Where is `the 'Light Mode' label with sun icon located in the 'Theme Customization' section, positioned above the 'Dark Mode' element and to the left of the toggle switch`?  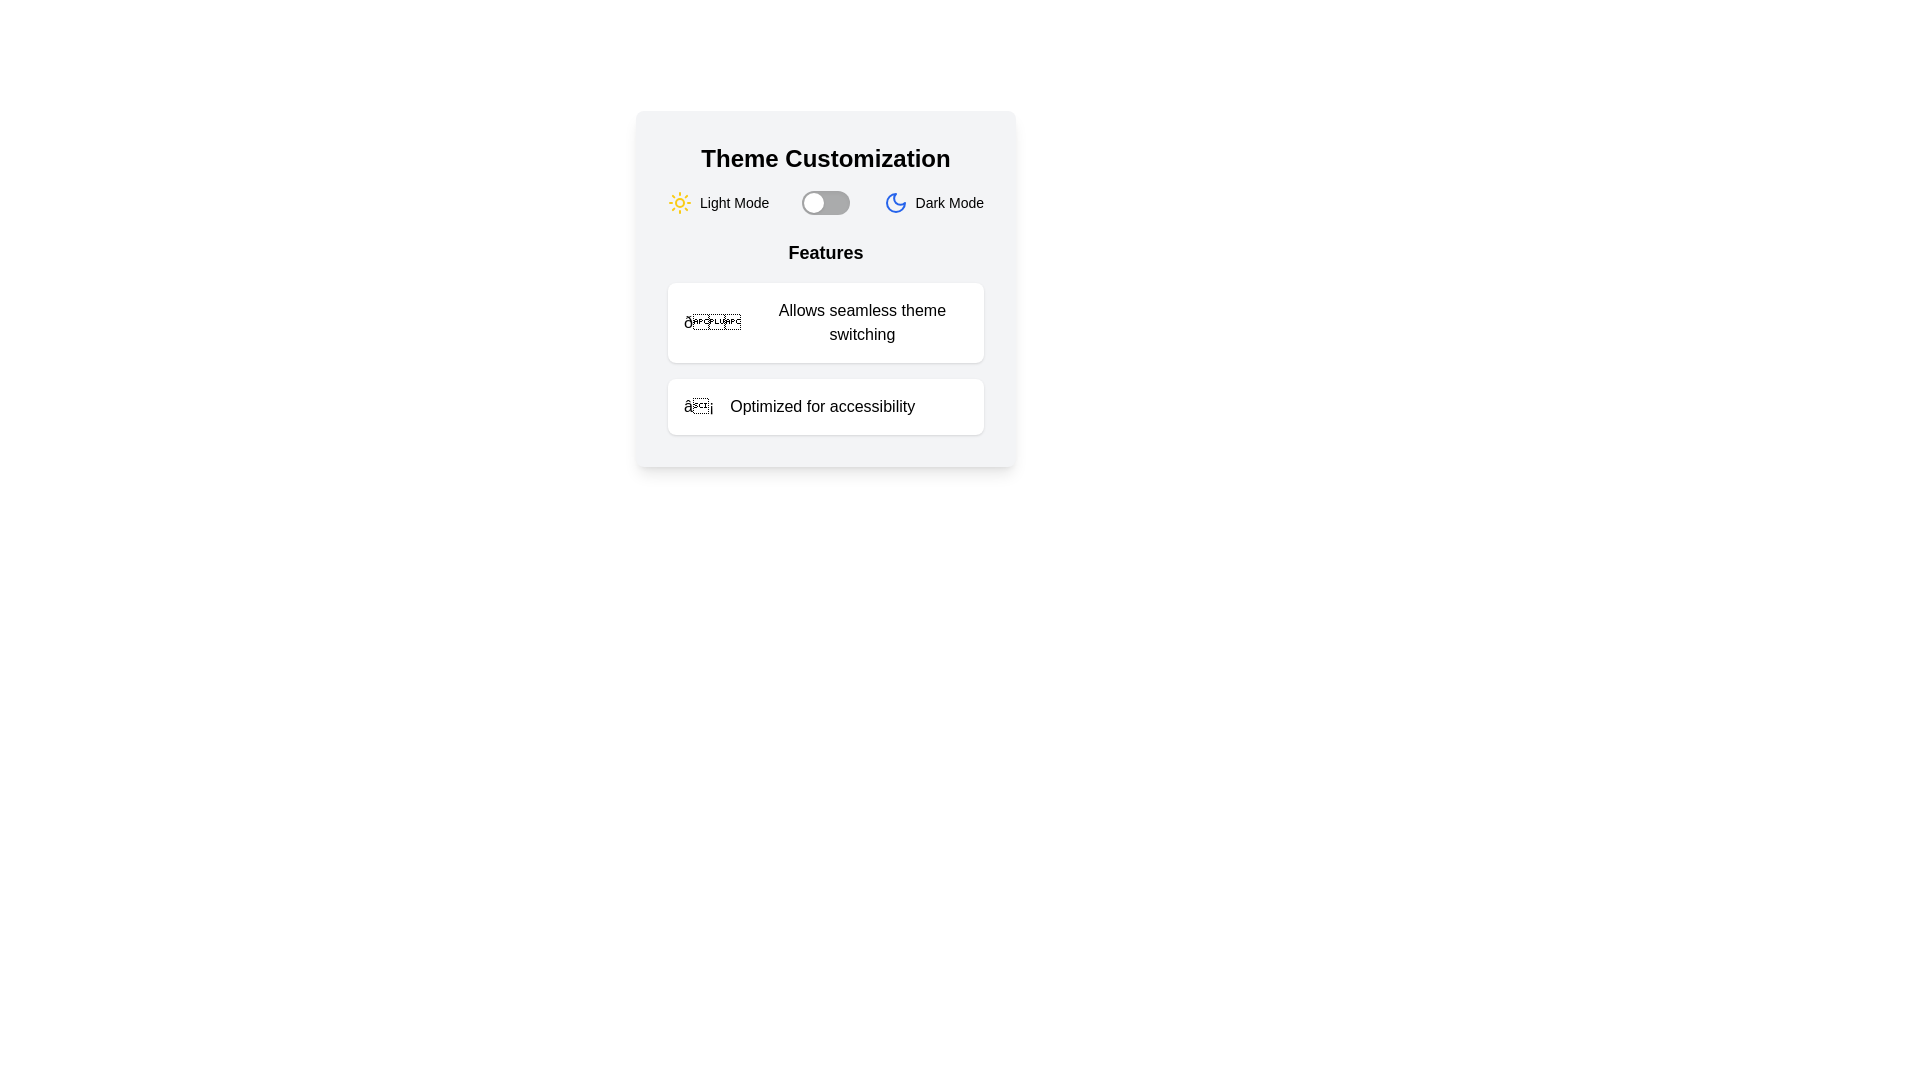 the 'Light Mode' label with sun icon located in the 'Theme Customization' section, positioned above the 'Dark Mode' element and to the left of the toggle switch is located at coordinates (718, 203).